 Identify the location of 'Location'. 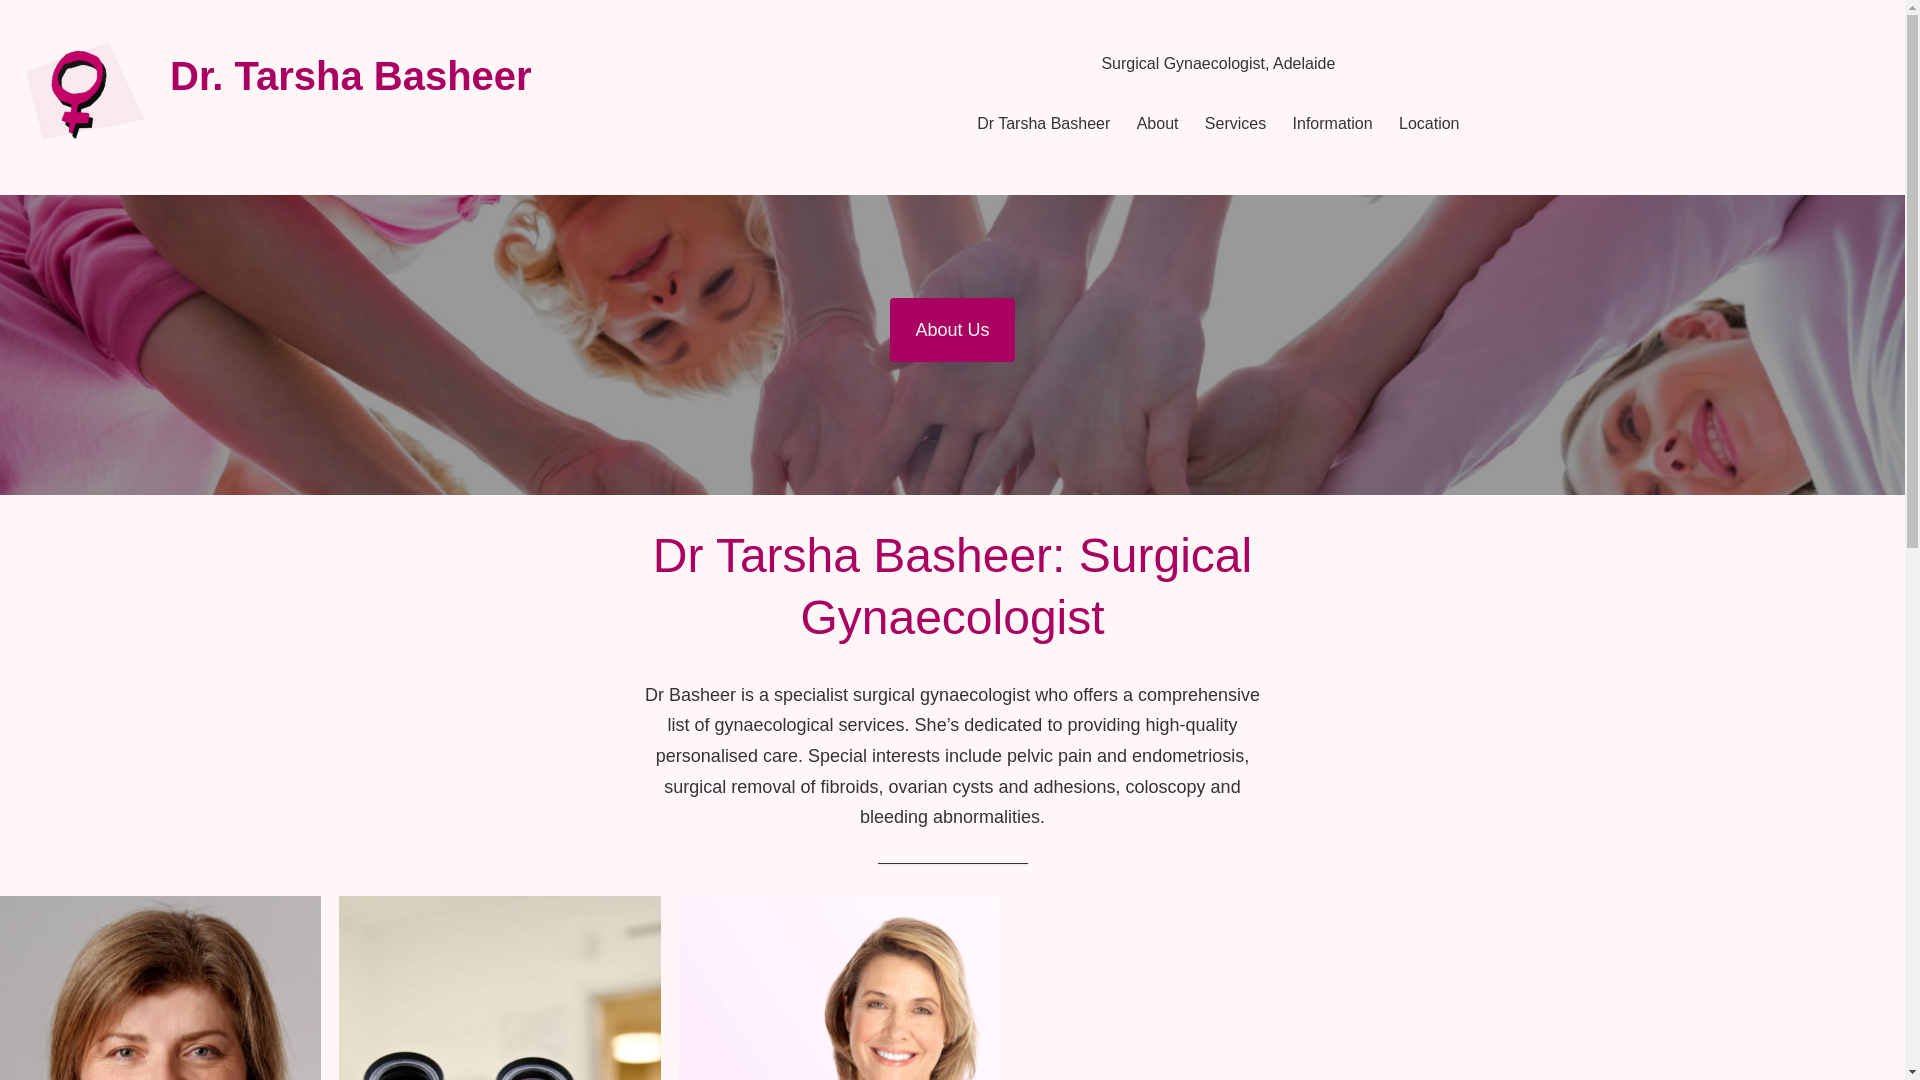
(1428, 123).